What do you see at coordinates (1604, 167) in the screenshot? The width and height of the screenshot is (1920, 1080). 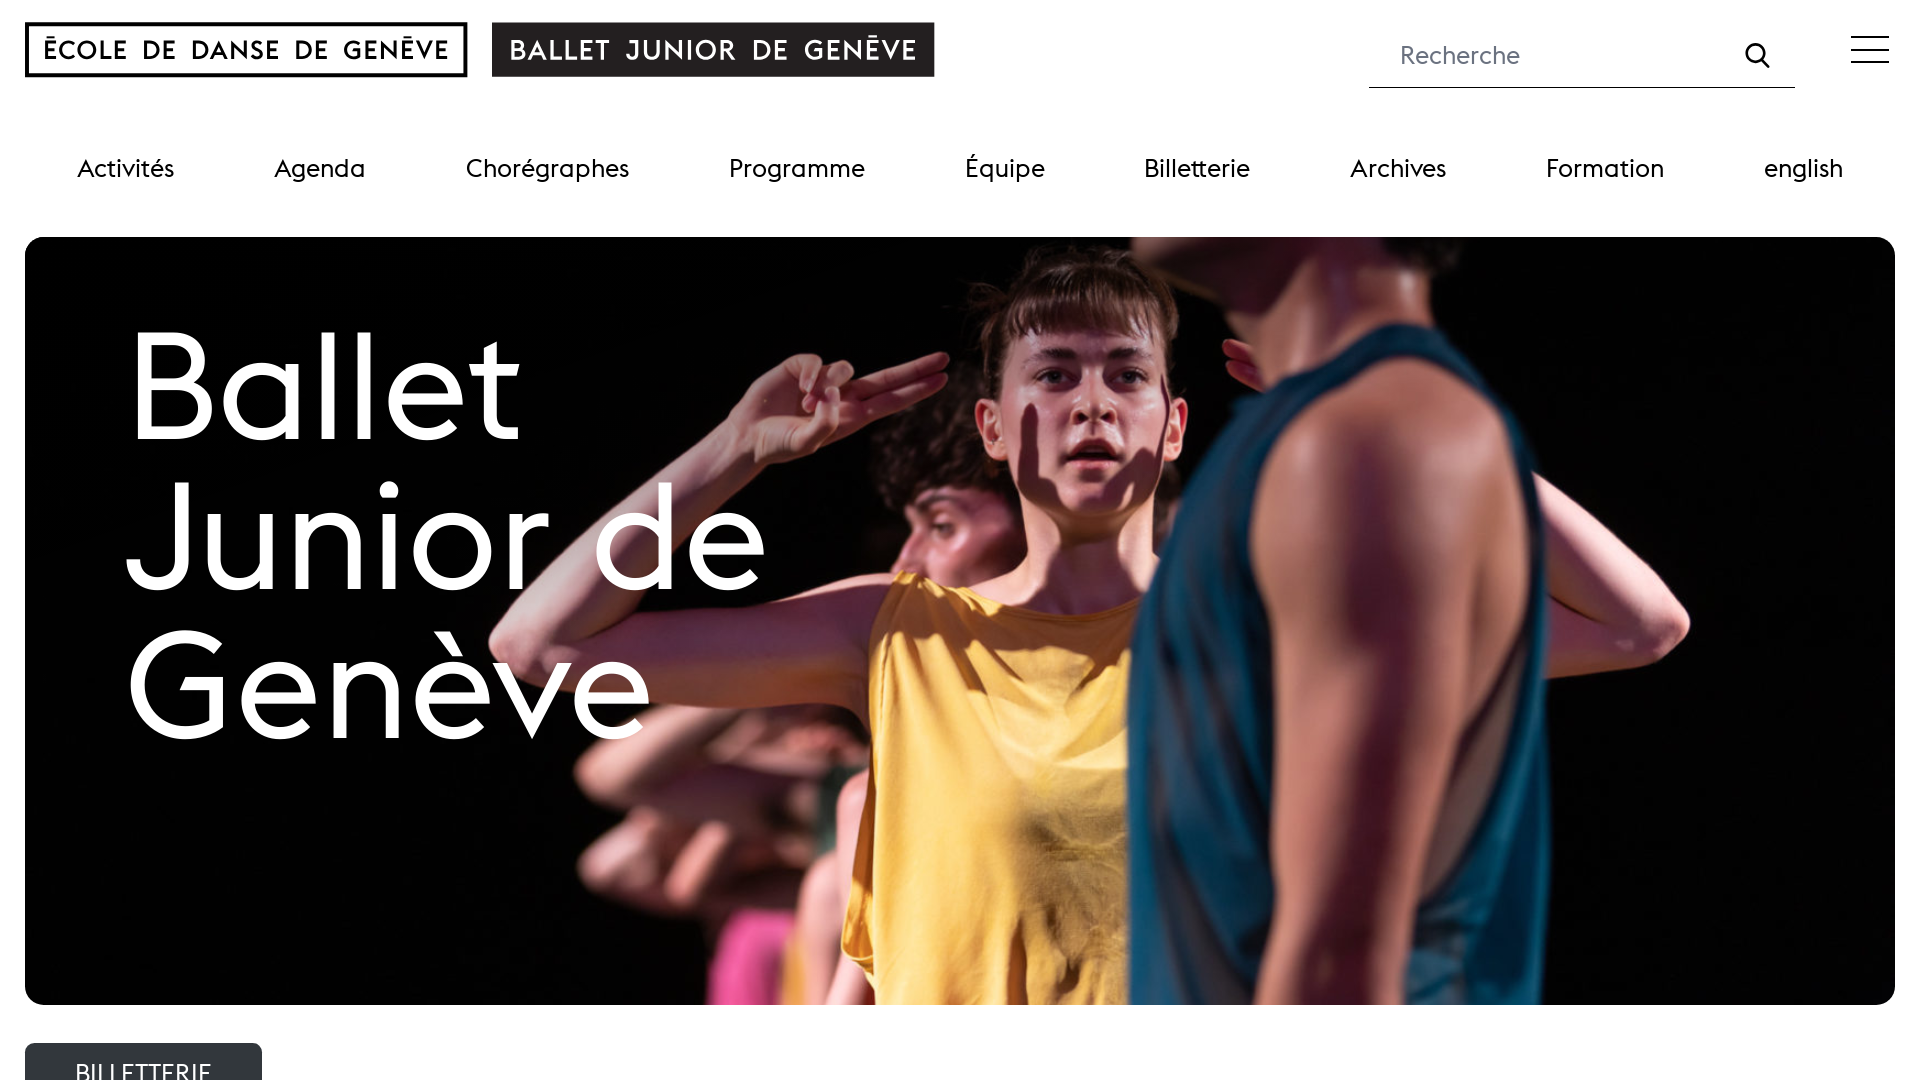 I see `'Formation'` at bounding box center [1604, 167].